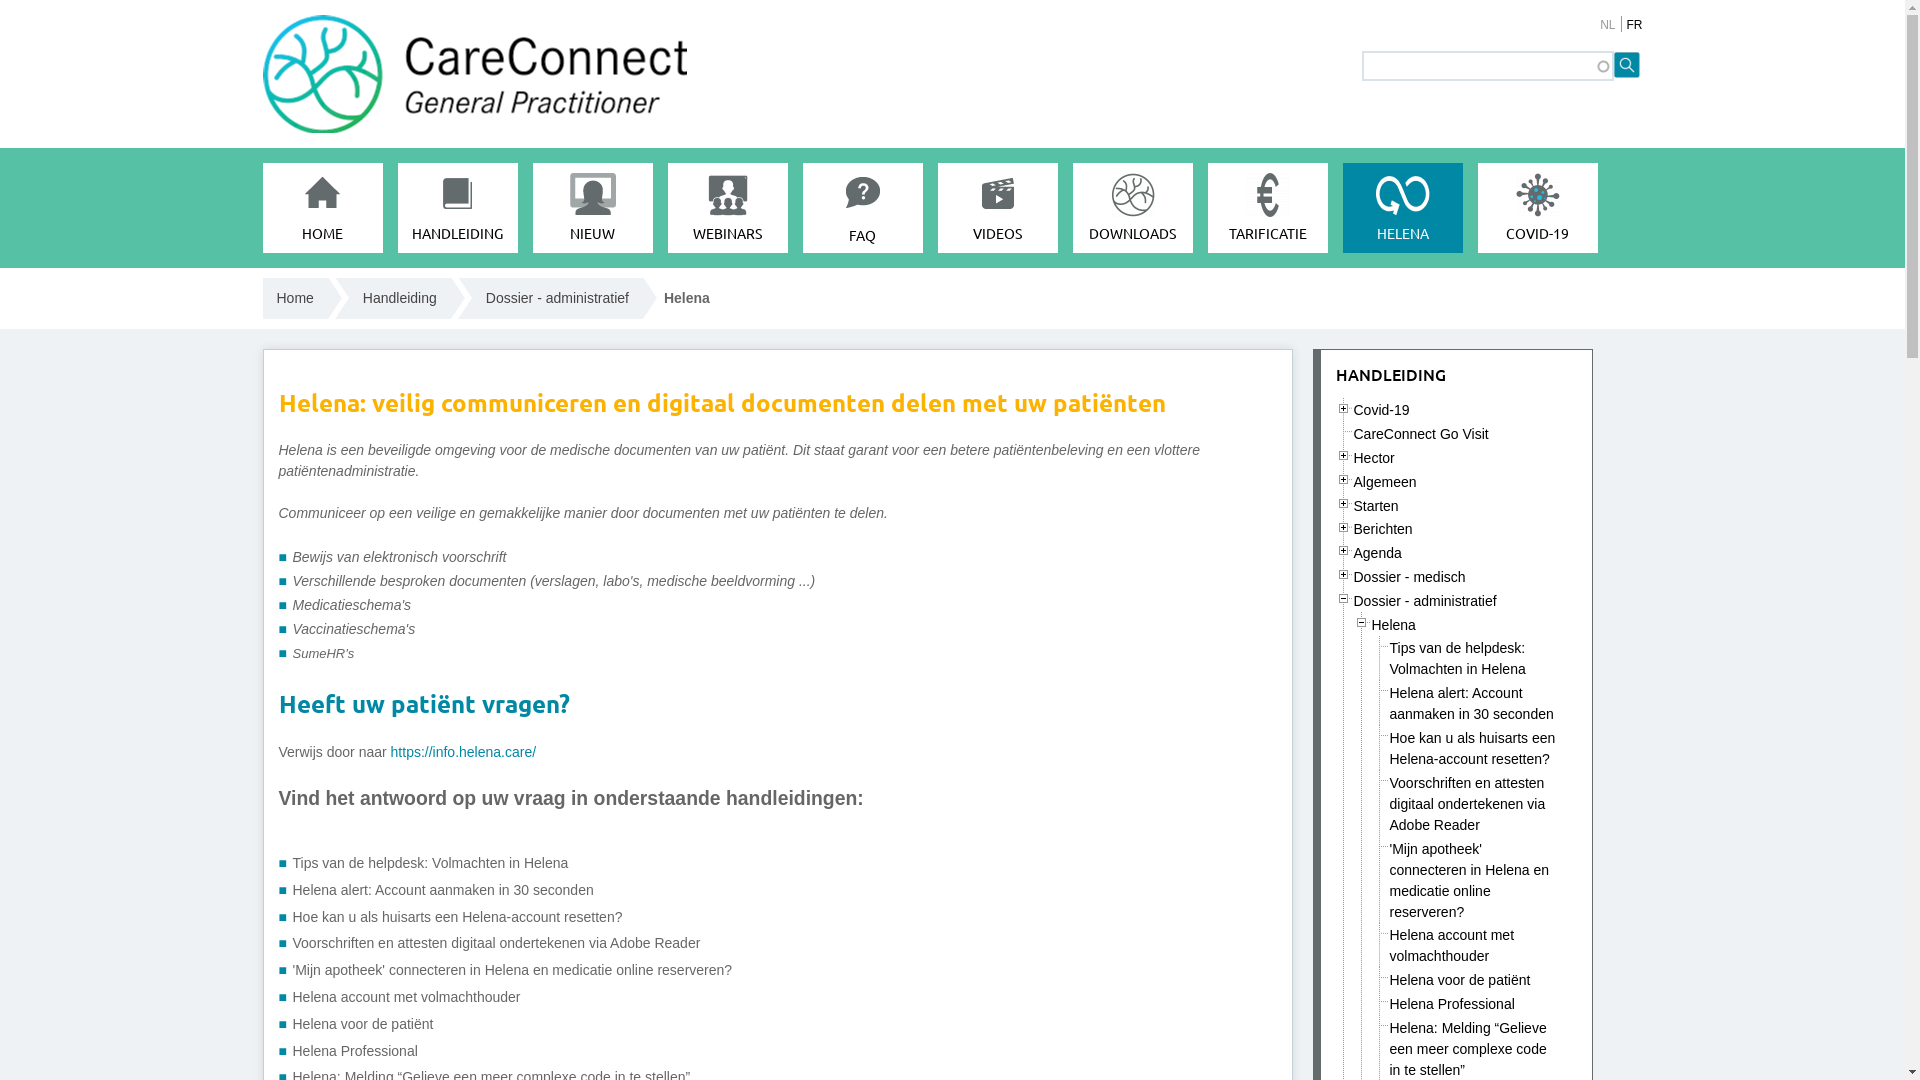 The image size is (1920, 1080). What do you see at coordinates (727, 208) in the screenshot?
I see `'WEBINARS'` at bounding box center [727, 208].